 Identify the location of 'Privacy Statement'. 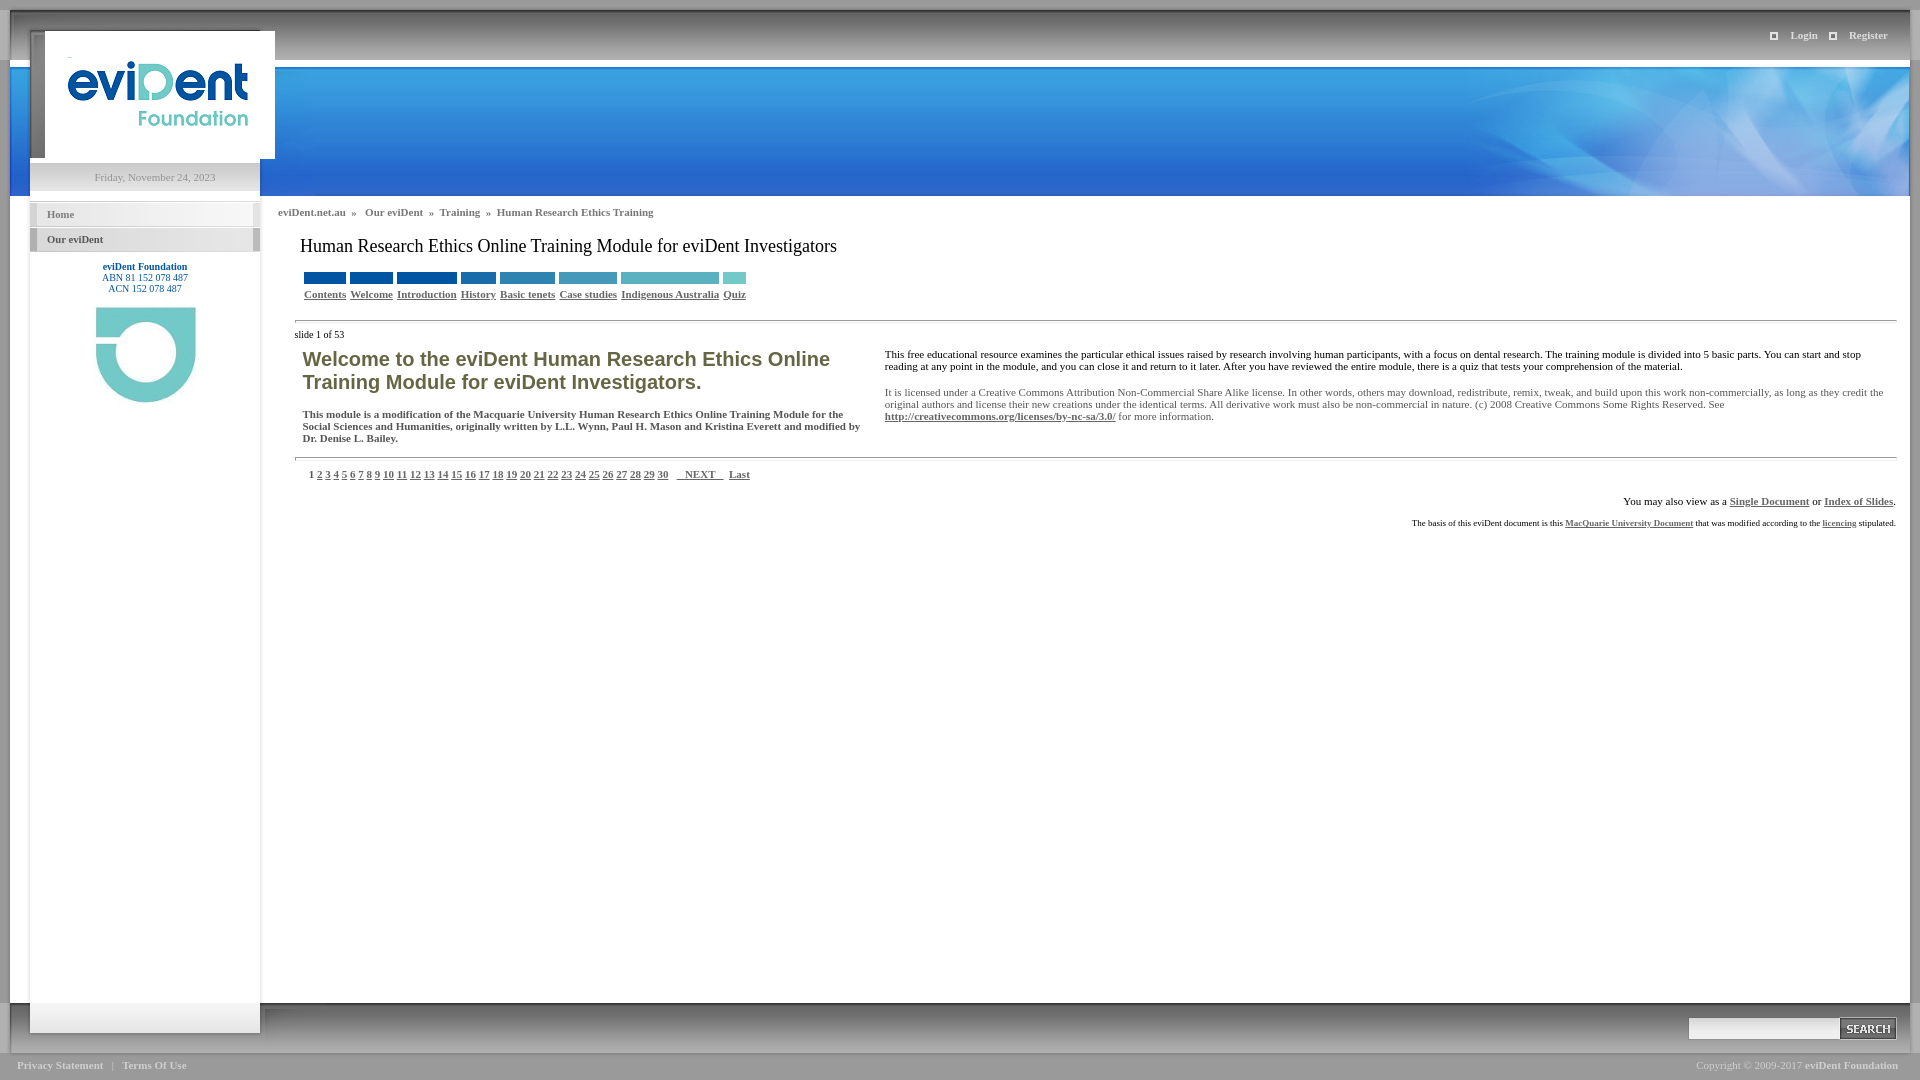
(59, 1063).